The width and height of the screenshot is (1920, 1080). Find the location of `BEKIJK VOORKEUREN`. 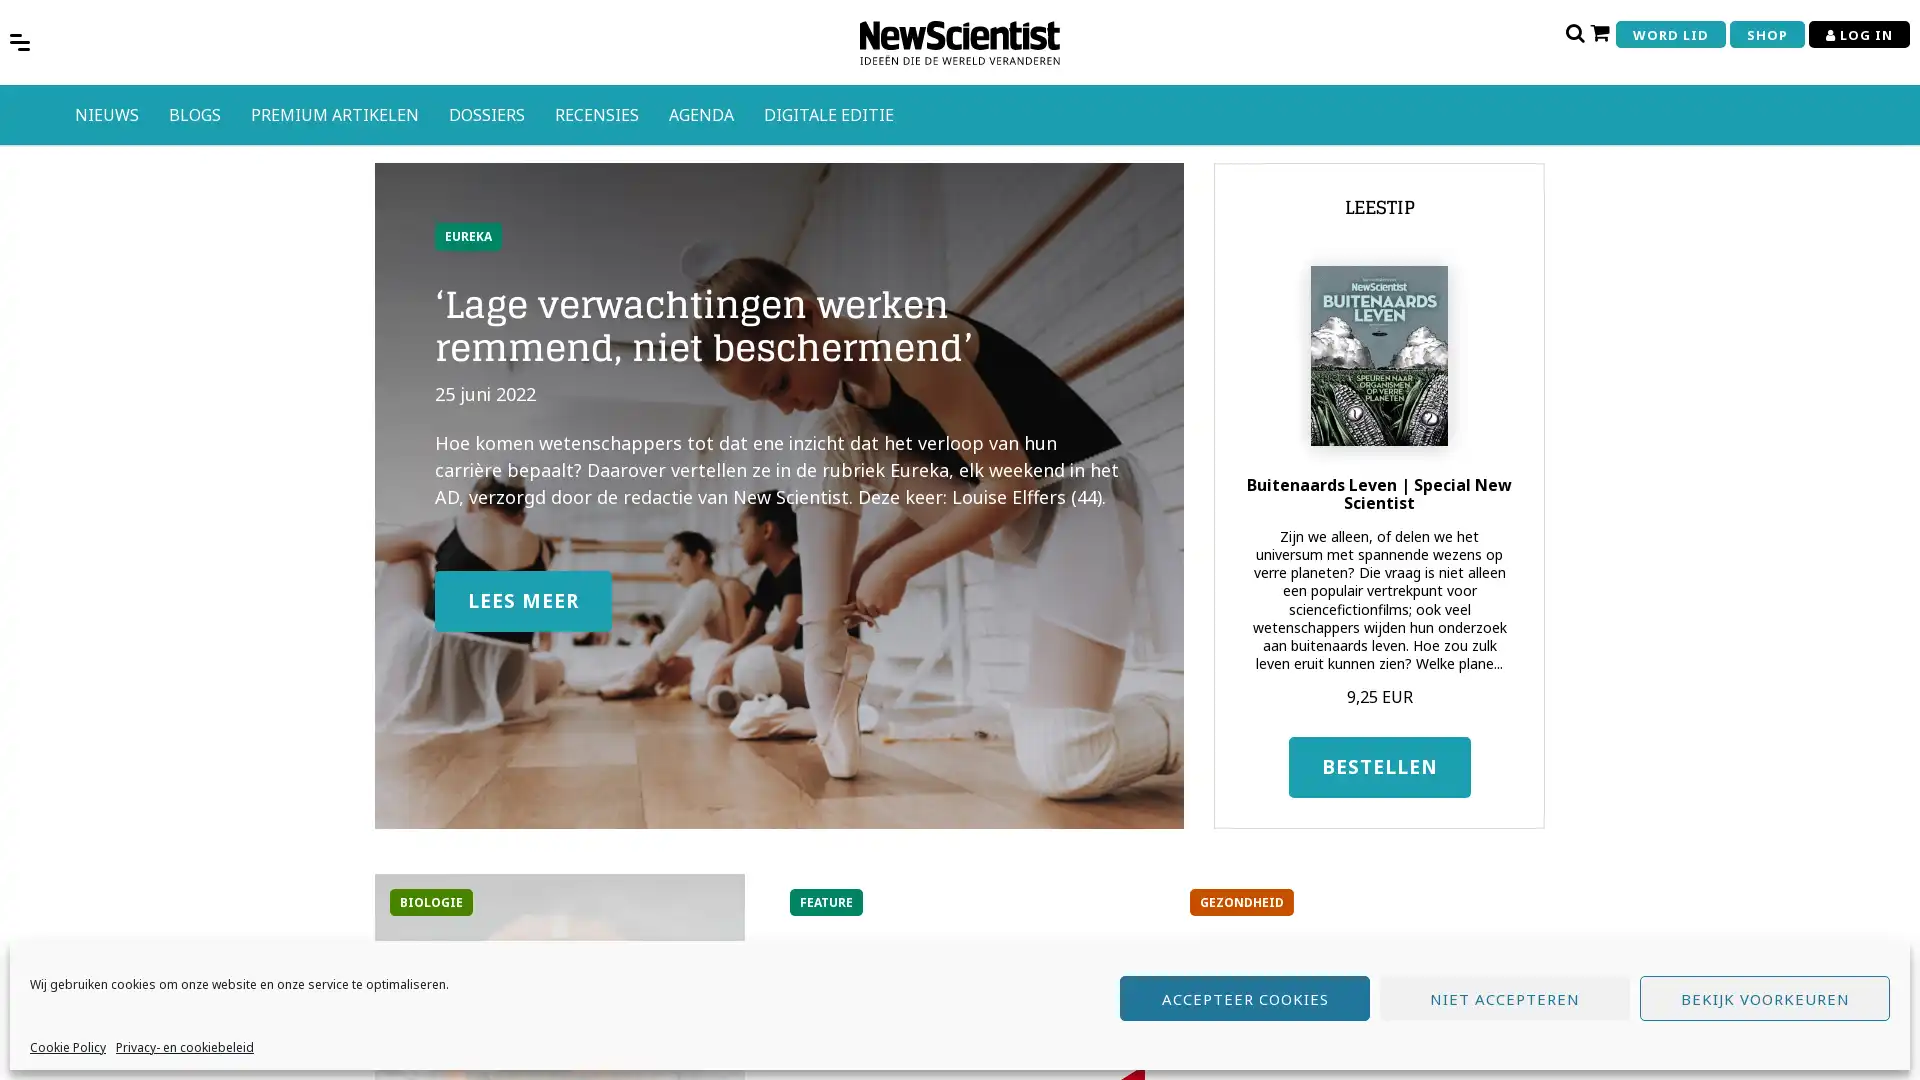

BEKIJK VOORKEUREN is located at coordinates (1765, 998).